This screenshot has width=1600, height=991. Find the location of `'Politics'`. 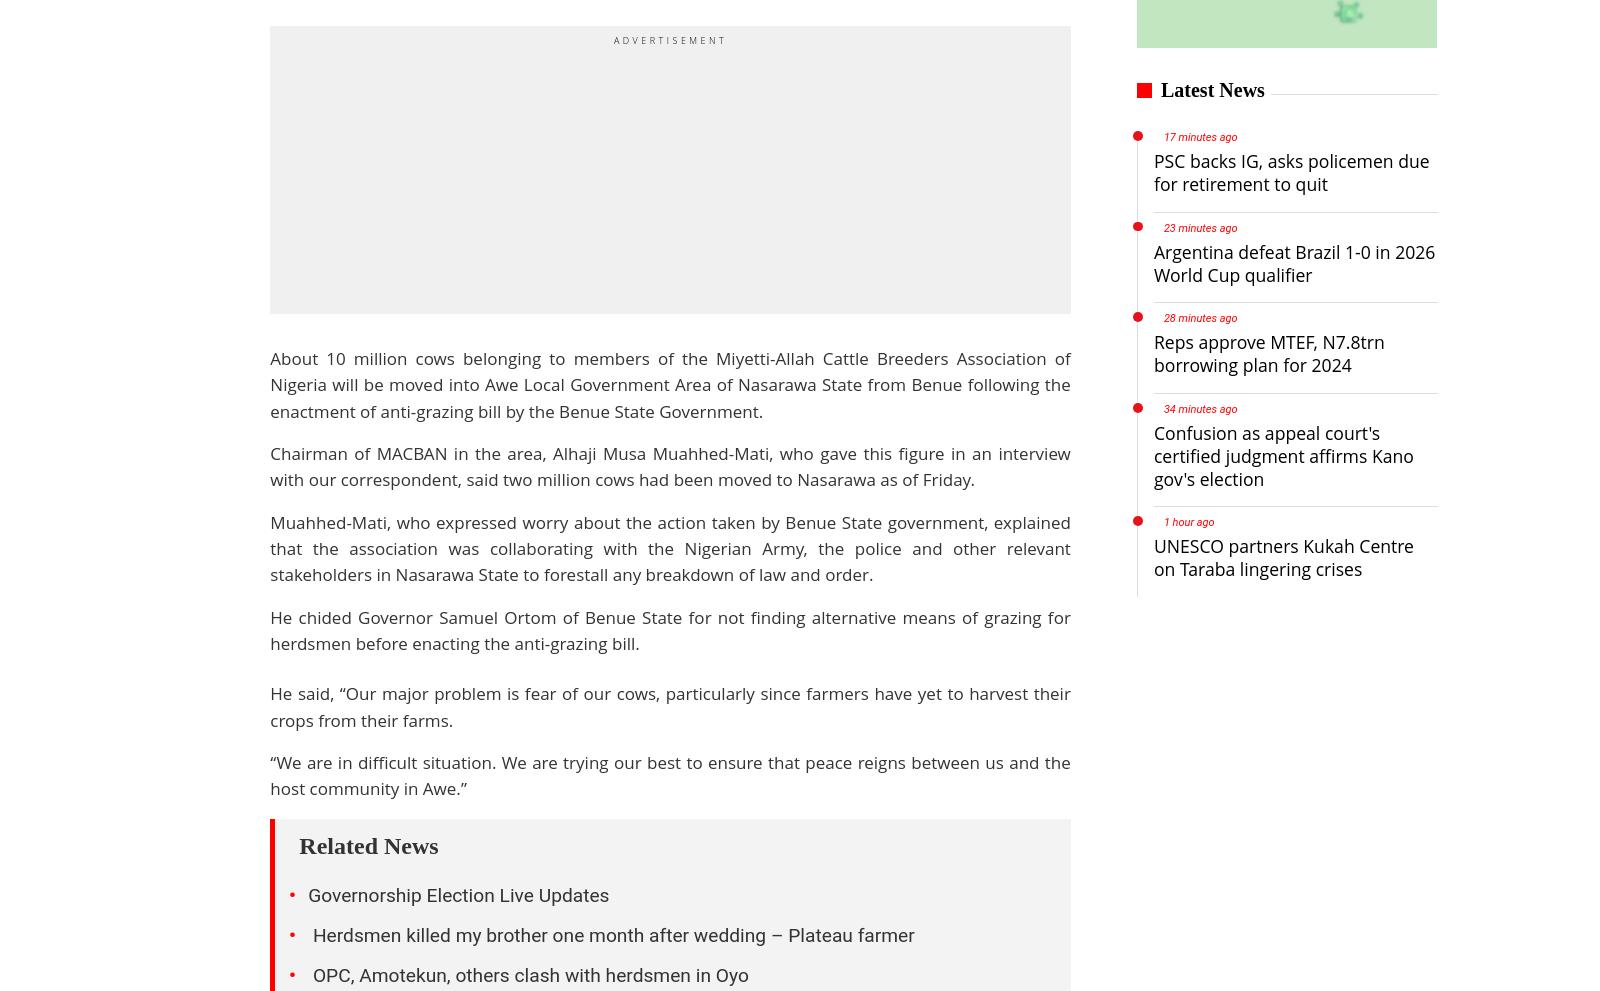

'Politics' is located at coordinates (187, 807).